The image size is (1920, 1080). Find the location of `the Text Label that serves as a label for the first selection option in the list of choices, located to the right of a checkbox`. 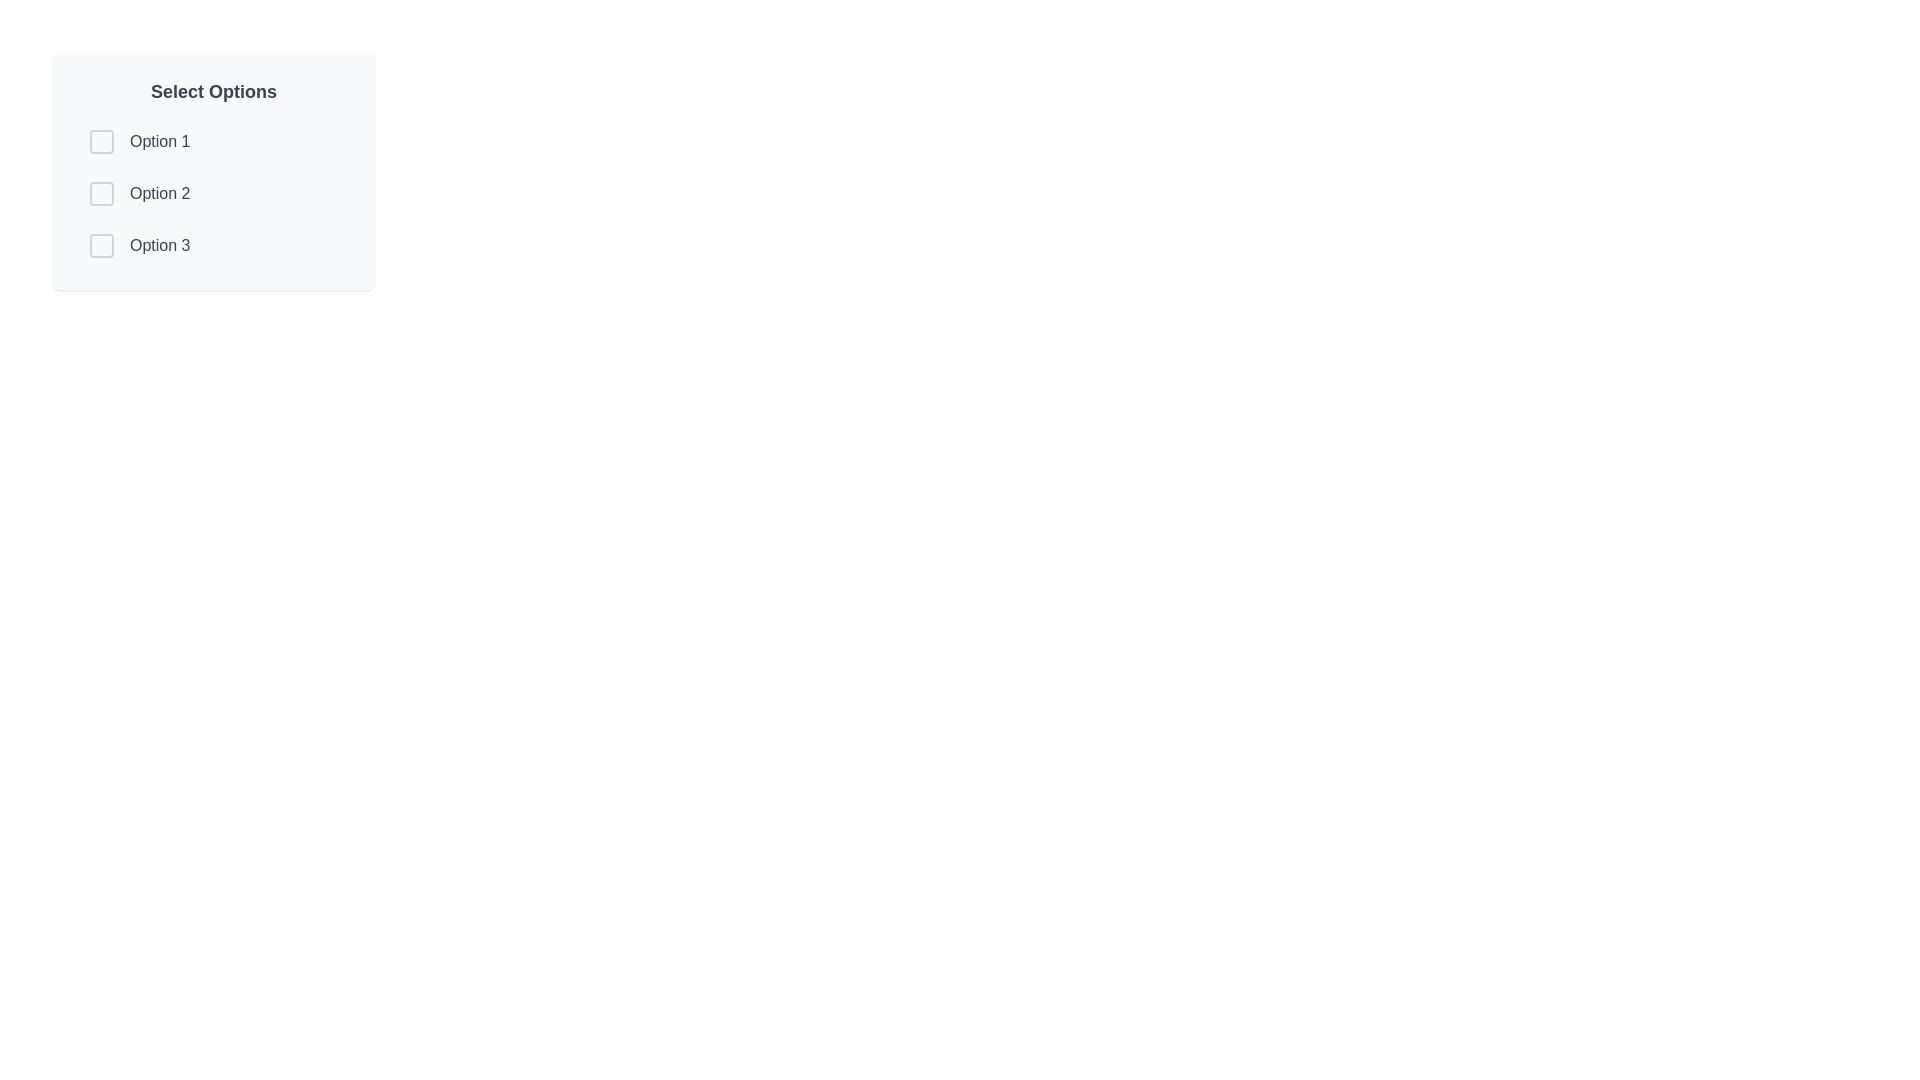

the Text Label that serves as a label for the first selection option in the list of choices, located to the right of a checkbox is located at coordinates (160, 141).